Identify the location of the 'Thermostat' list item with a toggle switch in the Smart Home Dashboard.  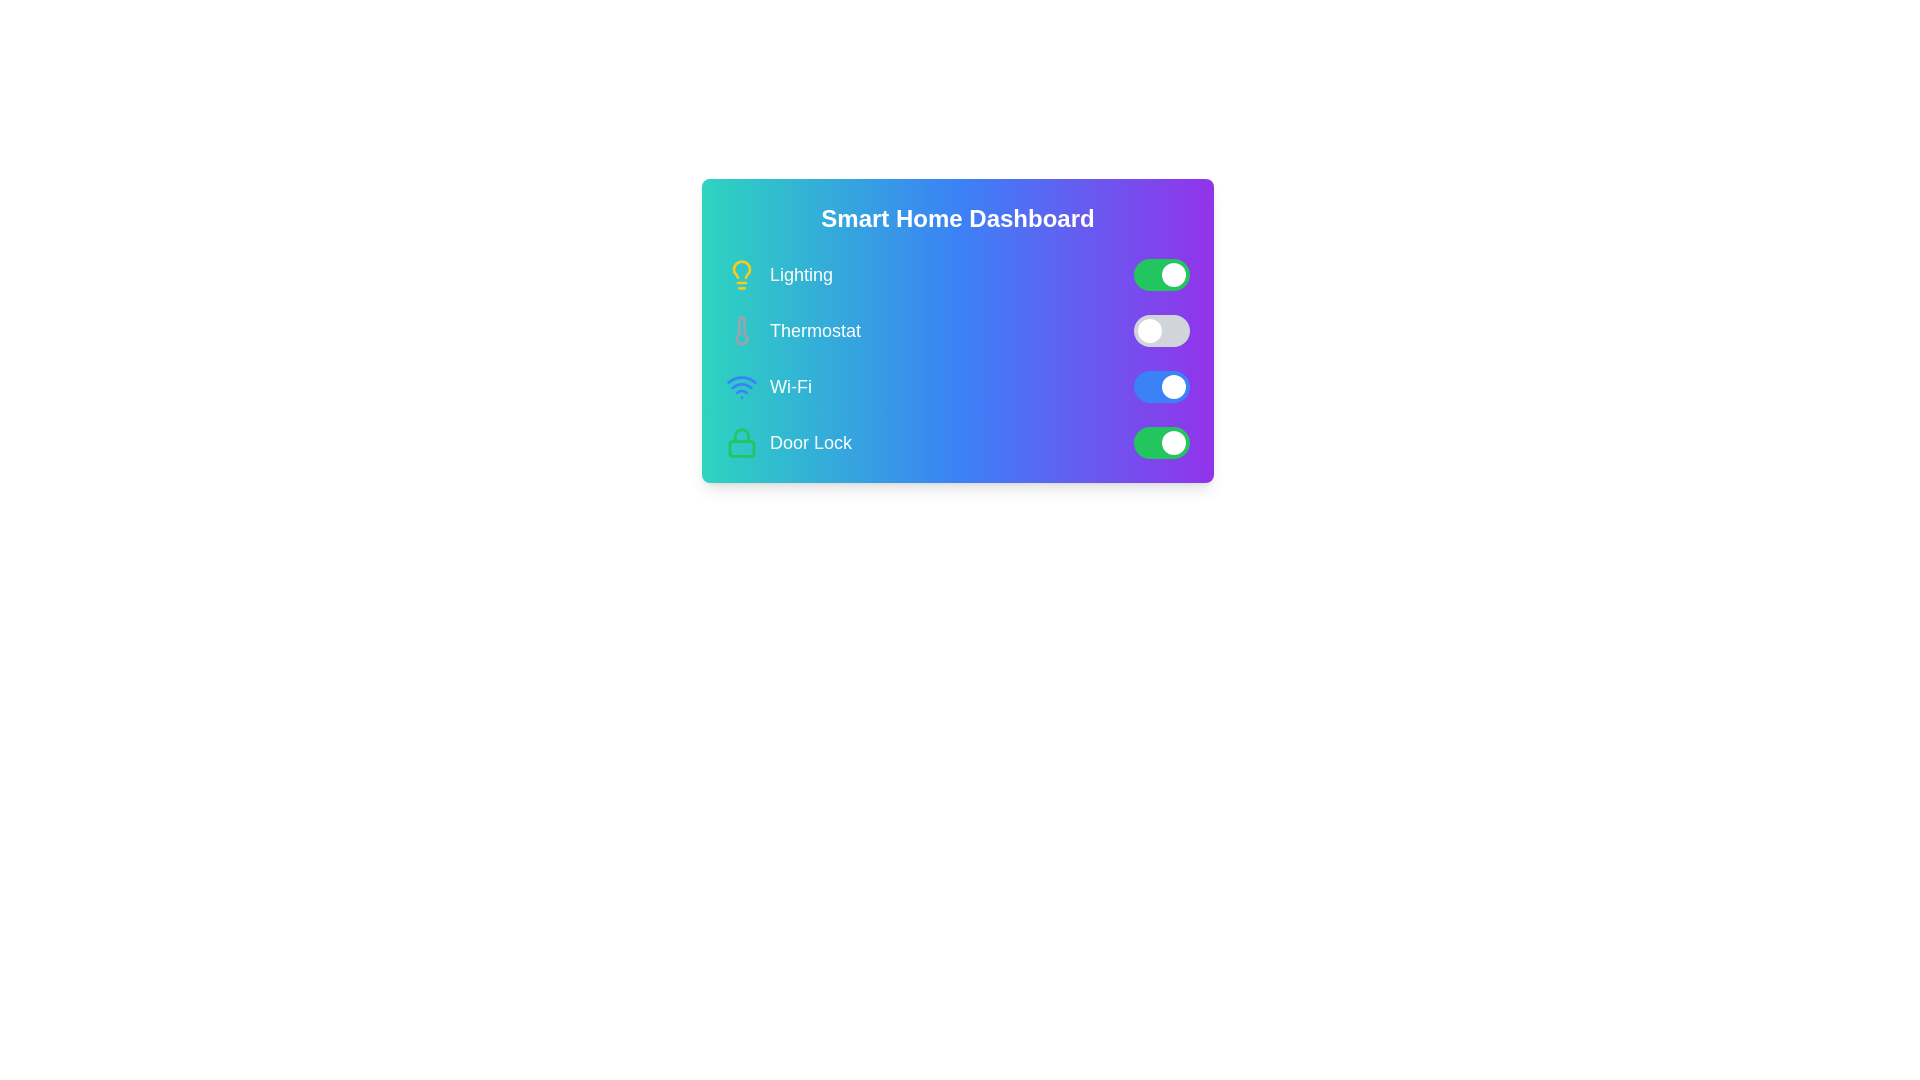
(957, 330).